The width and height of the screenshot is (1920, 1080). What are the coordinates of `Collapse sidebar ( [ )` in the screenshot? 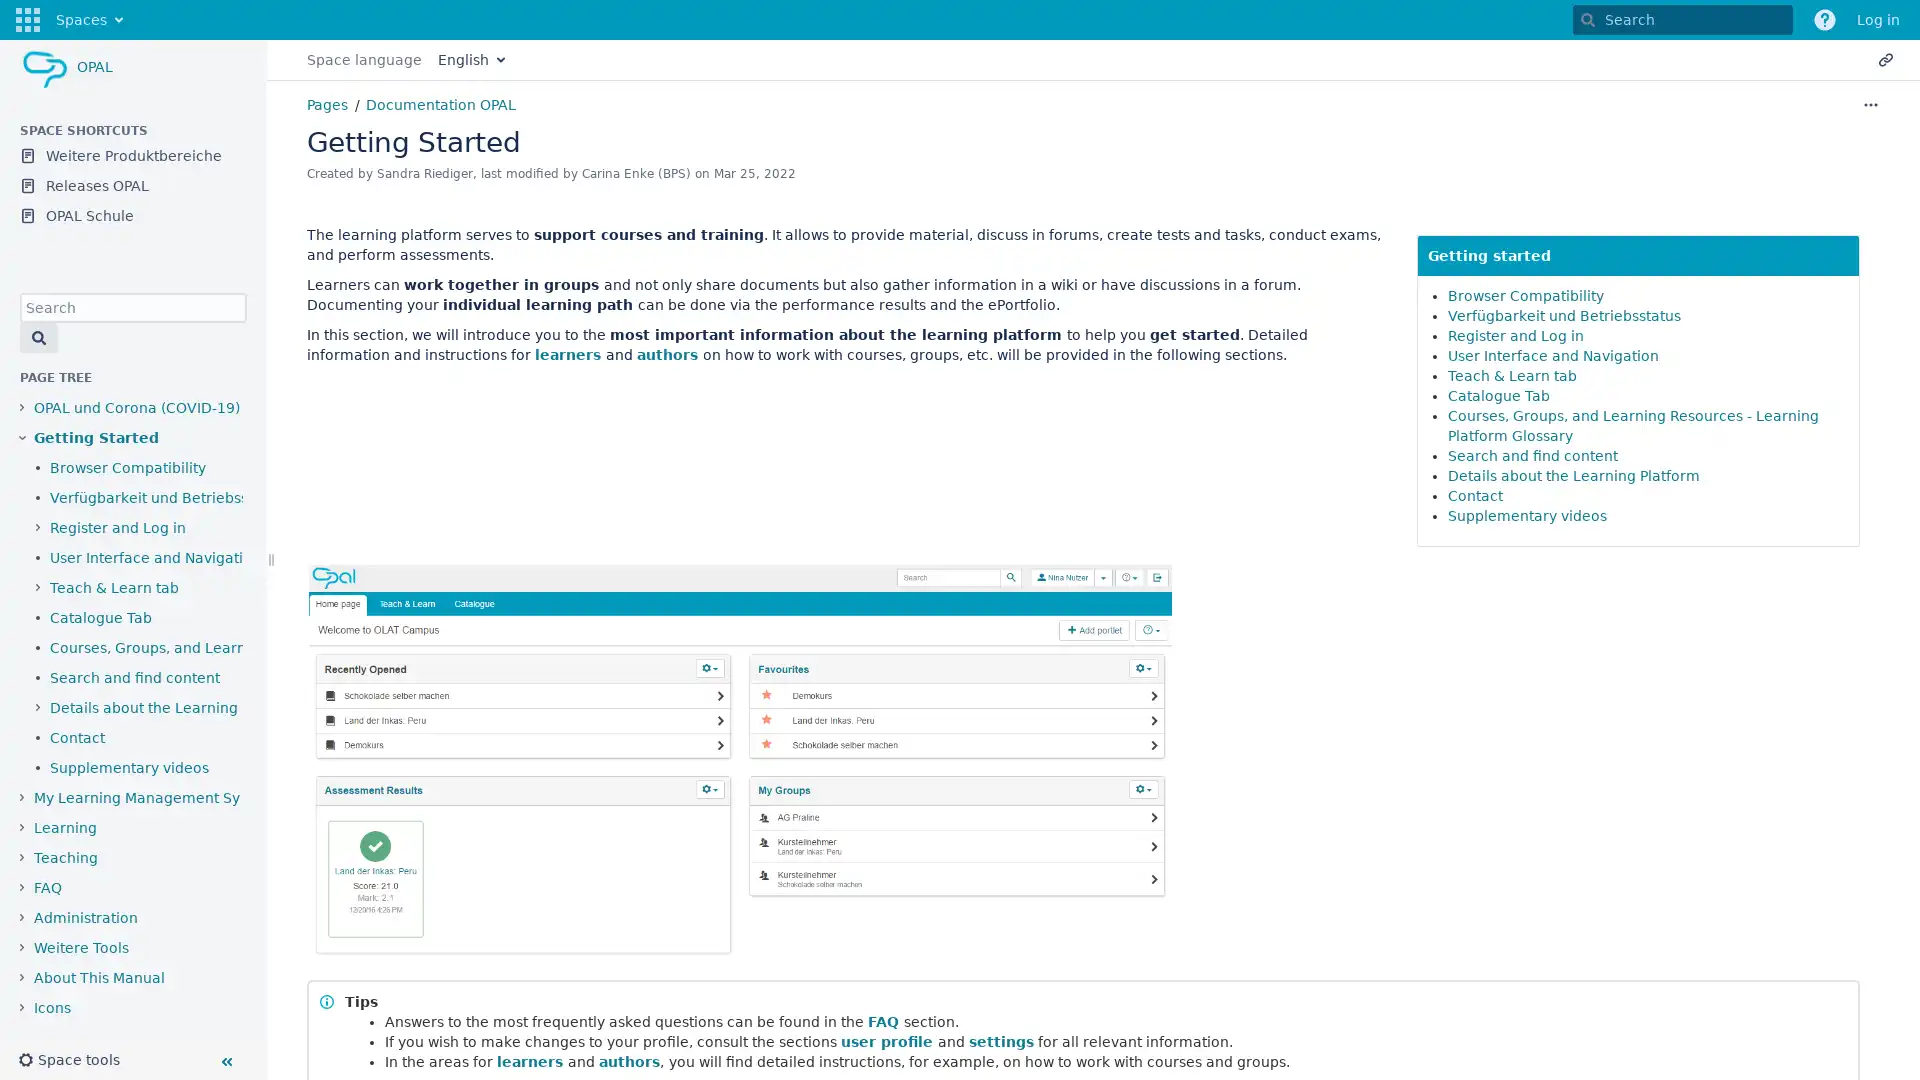 It's located at (225, 1060).